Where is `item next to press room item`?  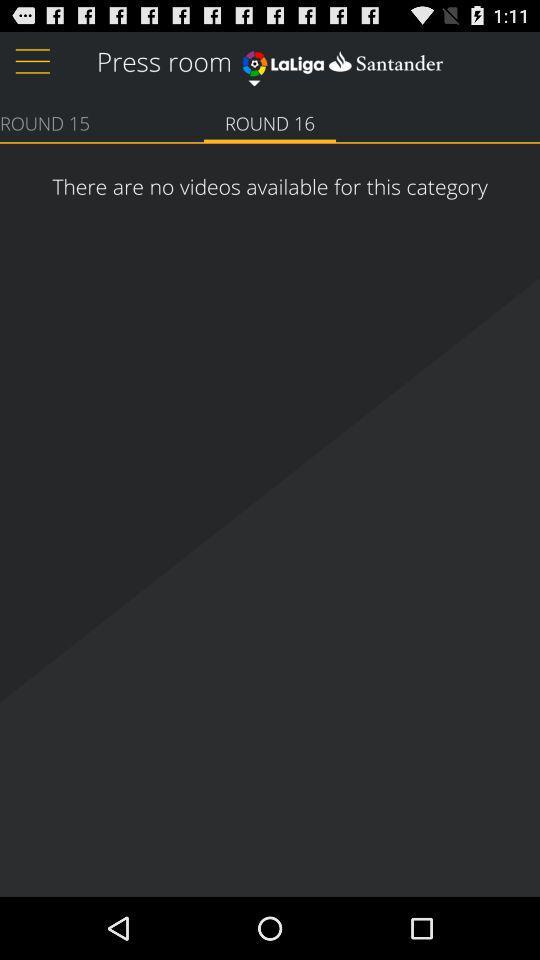 item next to press room item is located at coordinates (341, 58).